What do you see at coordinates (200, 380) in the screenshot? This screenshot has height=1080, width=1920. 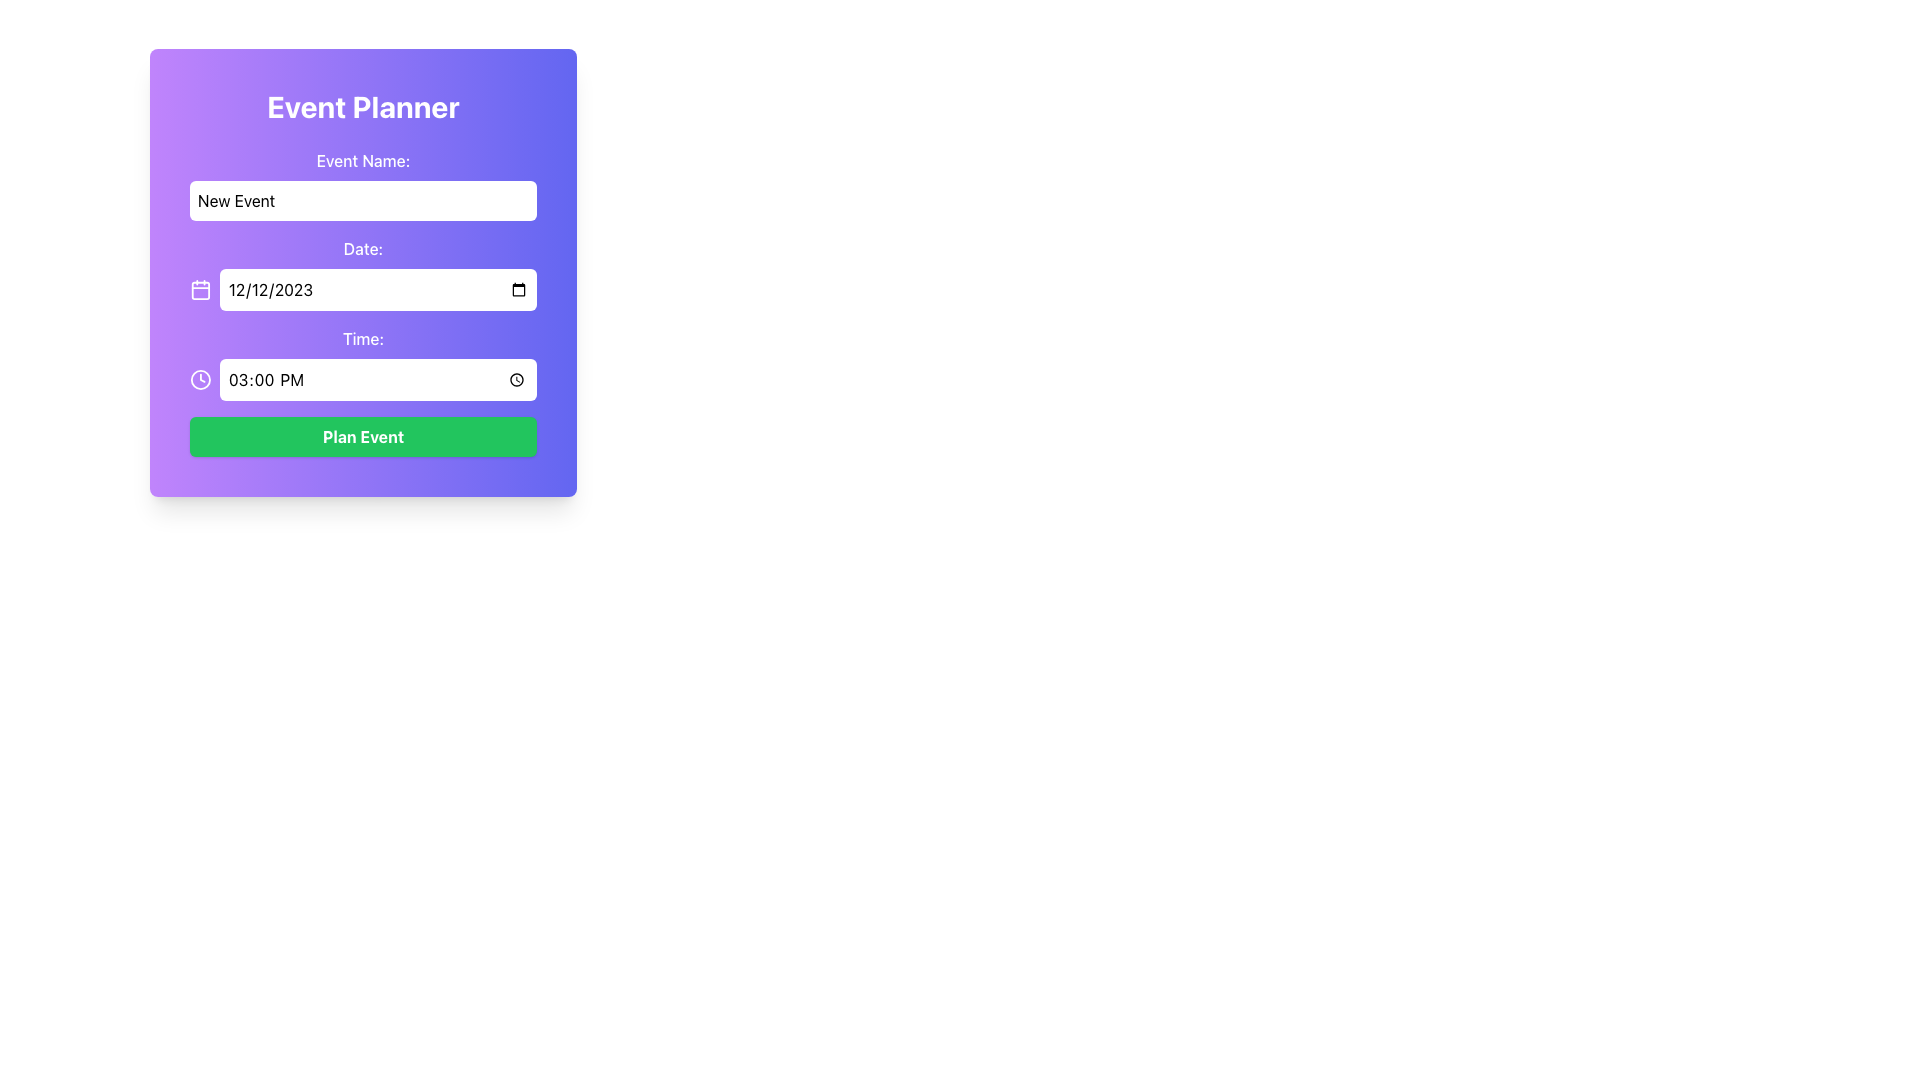 I see `the circular clock icon located to the left of the 'Time' field in the 'Event Planner' form layout` at bounding box center [200, 380].